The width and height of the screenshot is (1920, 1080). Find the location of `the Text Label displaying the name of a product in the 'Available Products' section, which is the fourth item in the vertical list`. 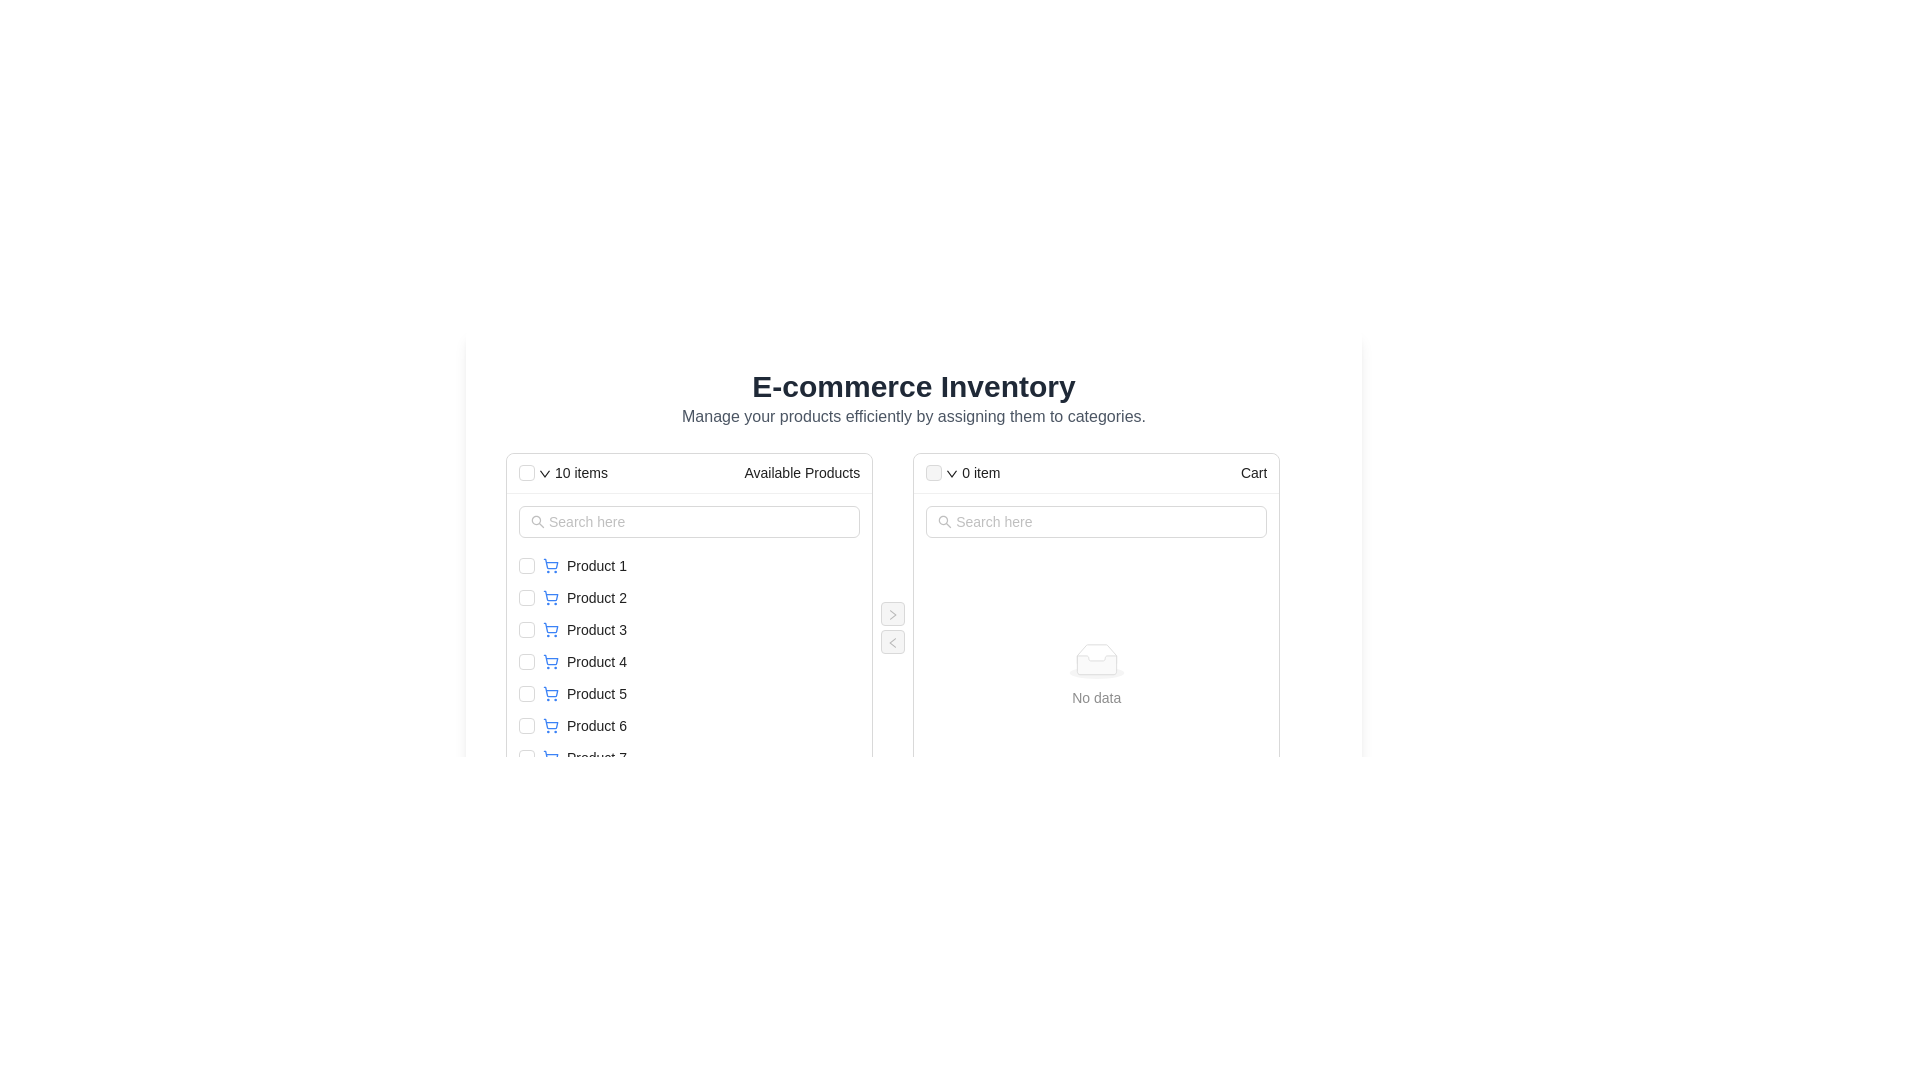

the Text Label displaying the name of a product in the 'Available Products' section, which is the fourth item in the vertical list is located at coordinates (595, 662).